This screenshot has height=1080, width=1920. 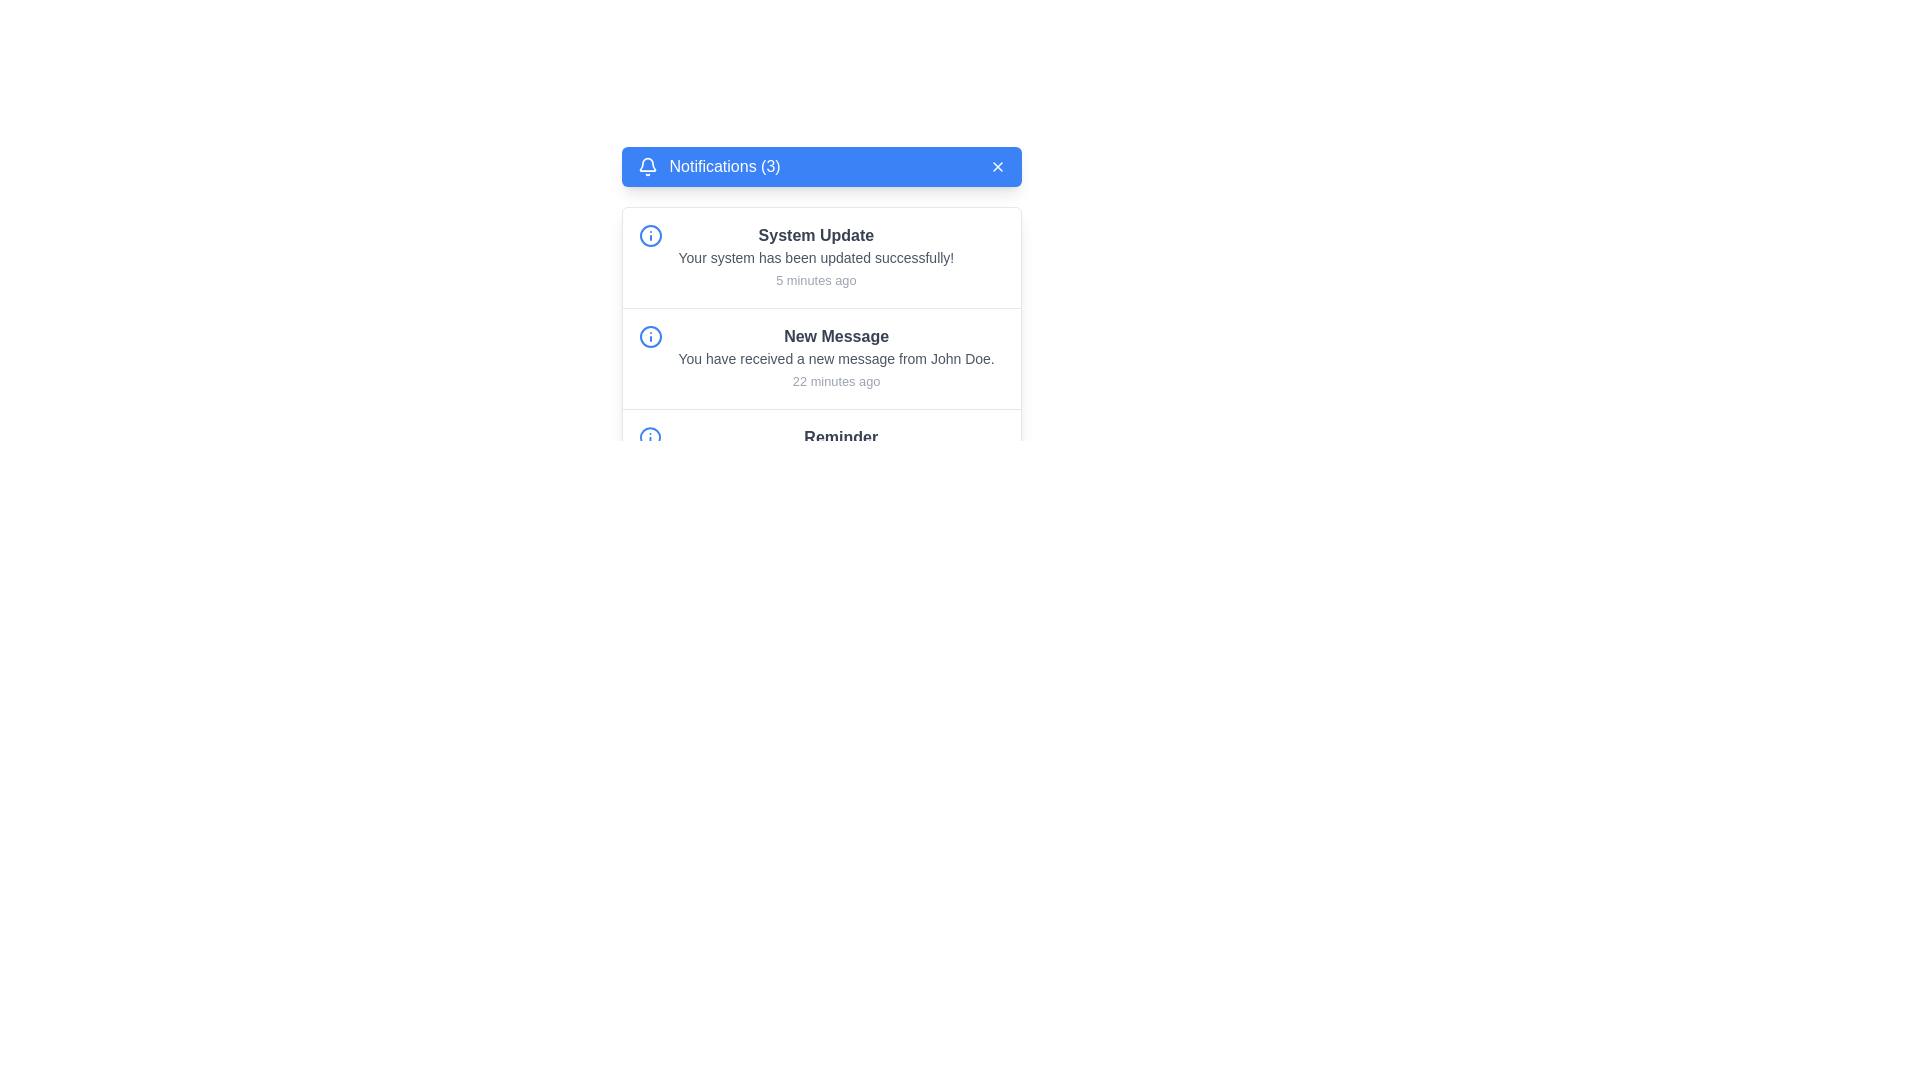 I want to click on the static icon indicating informational updates in the 'System Update' notification card, located at the top-left corner before the text content, so click(x=650, y=234).